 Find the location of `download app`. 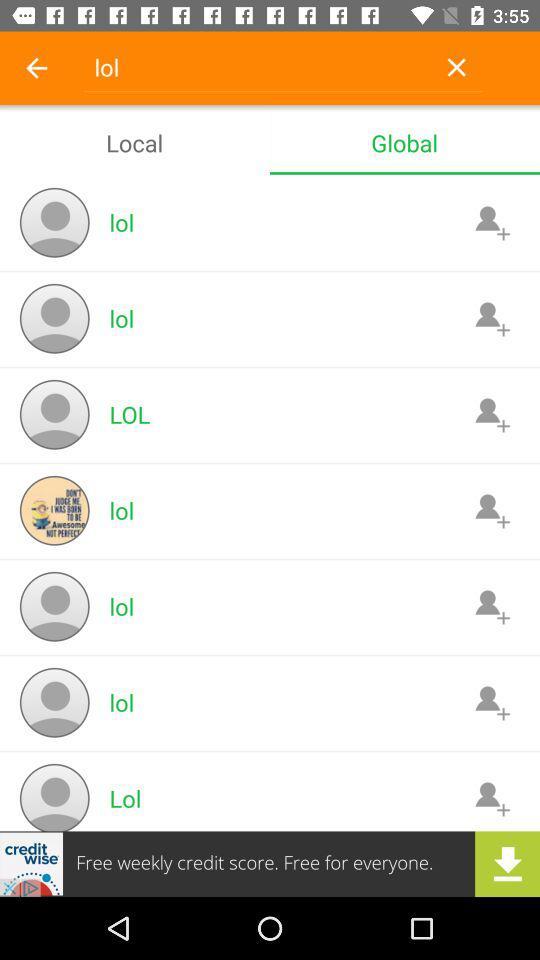

download app is located at coordinates (270, 863).